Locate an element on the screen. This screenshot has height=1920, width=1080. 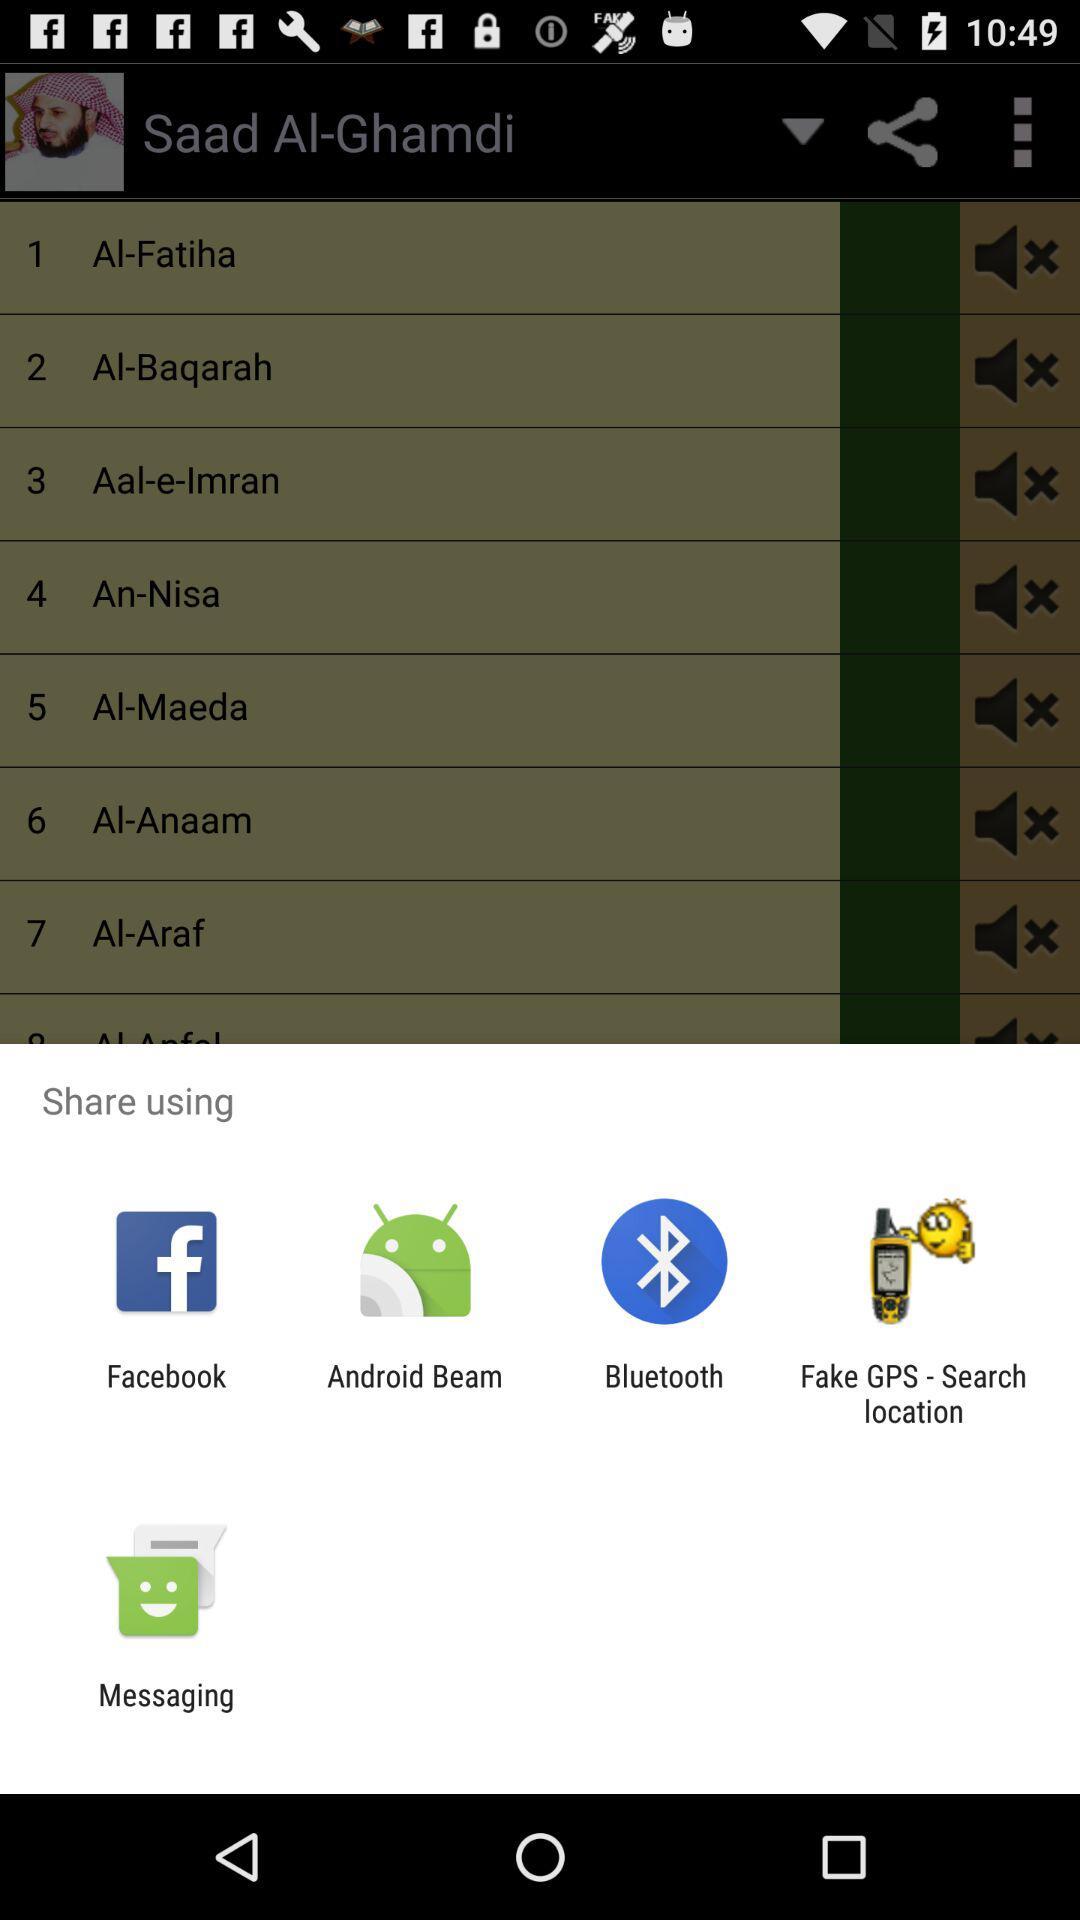
the bluetooth item is located at coordinates (664, 1392).